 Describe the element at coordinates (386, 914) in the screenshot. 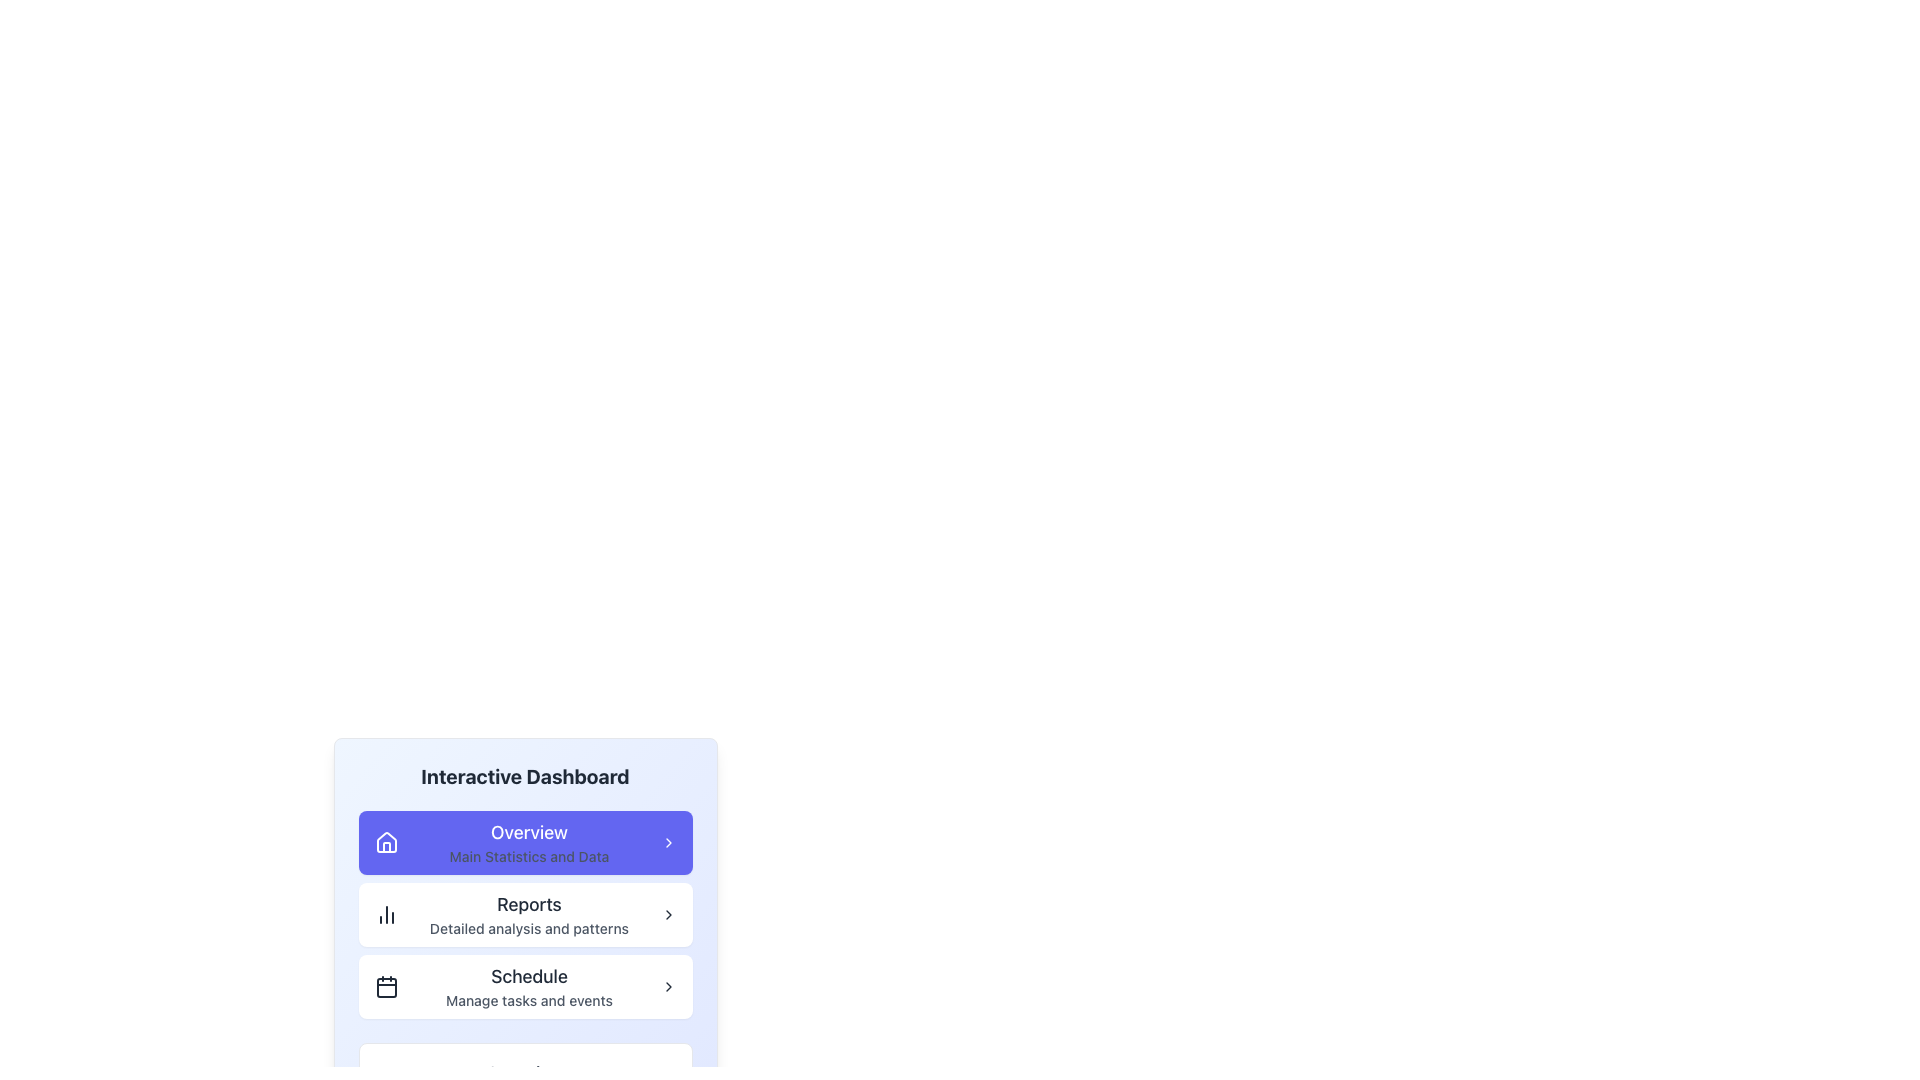

I see `the 'Reports' menu item which contains a minimalist bar chart icon on the left side` at that location.